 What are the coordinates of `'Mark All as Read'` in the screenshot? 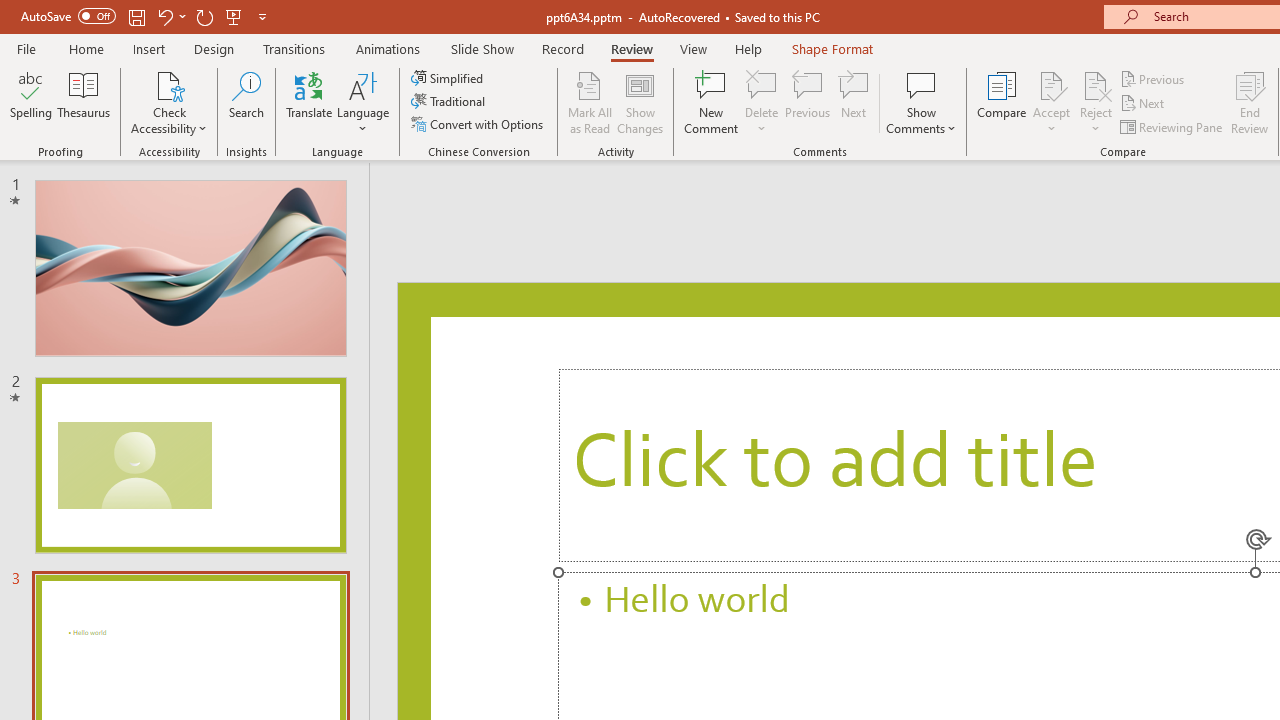 It's located at (589, 103).